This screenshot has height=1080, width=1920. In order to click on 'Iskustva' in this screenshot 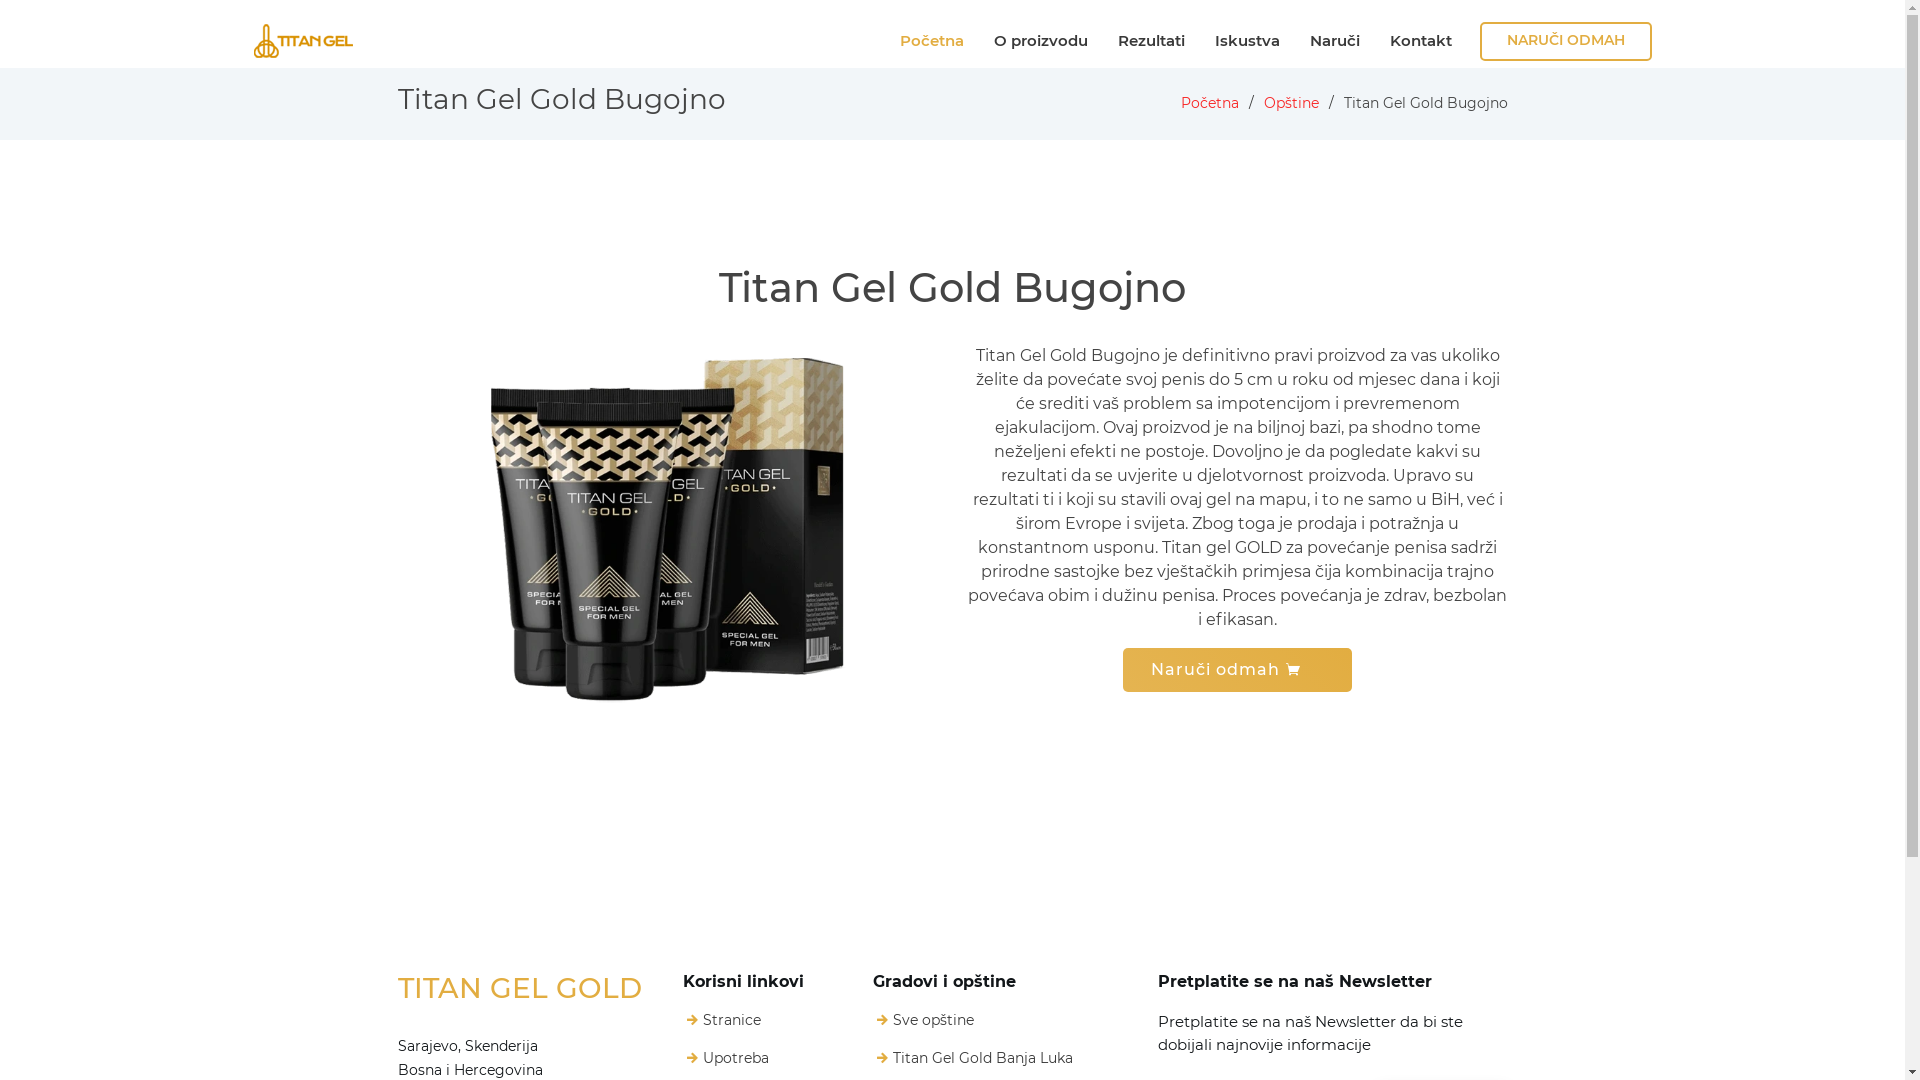, I will do `click(1246, 41)`.